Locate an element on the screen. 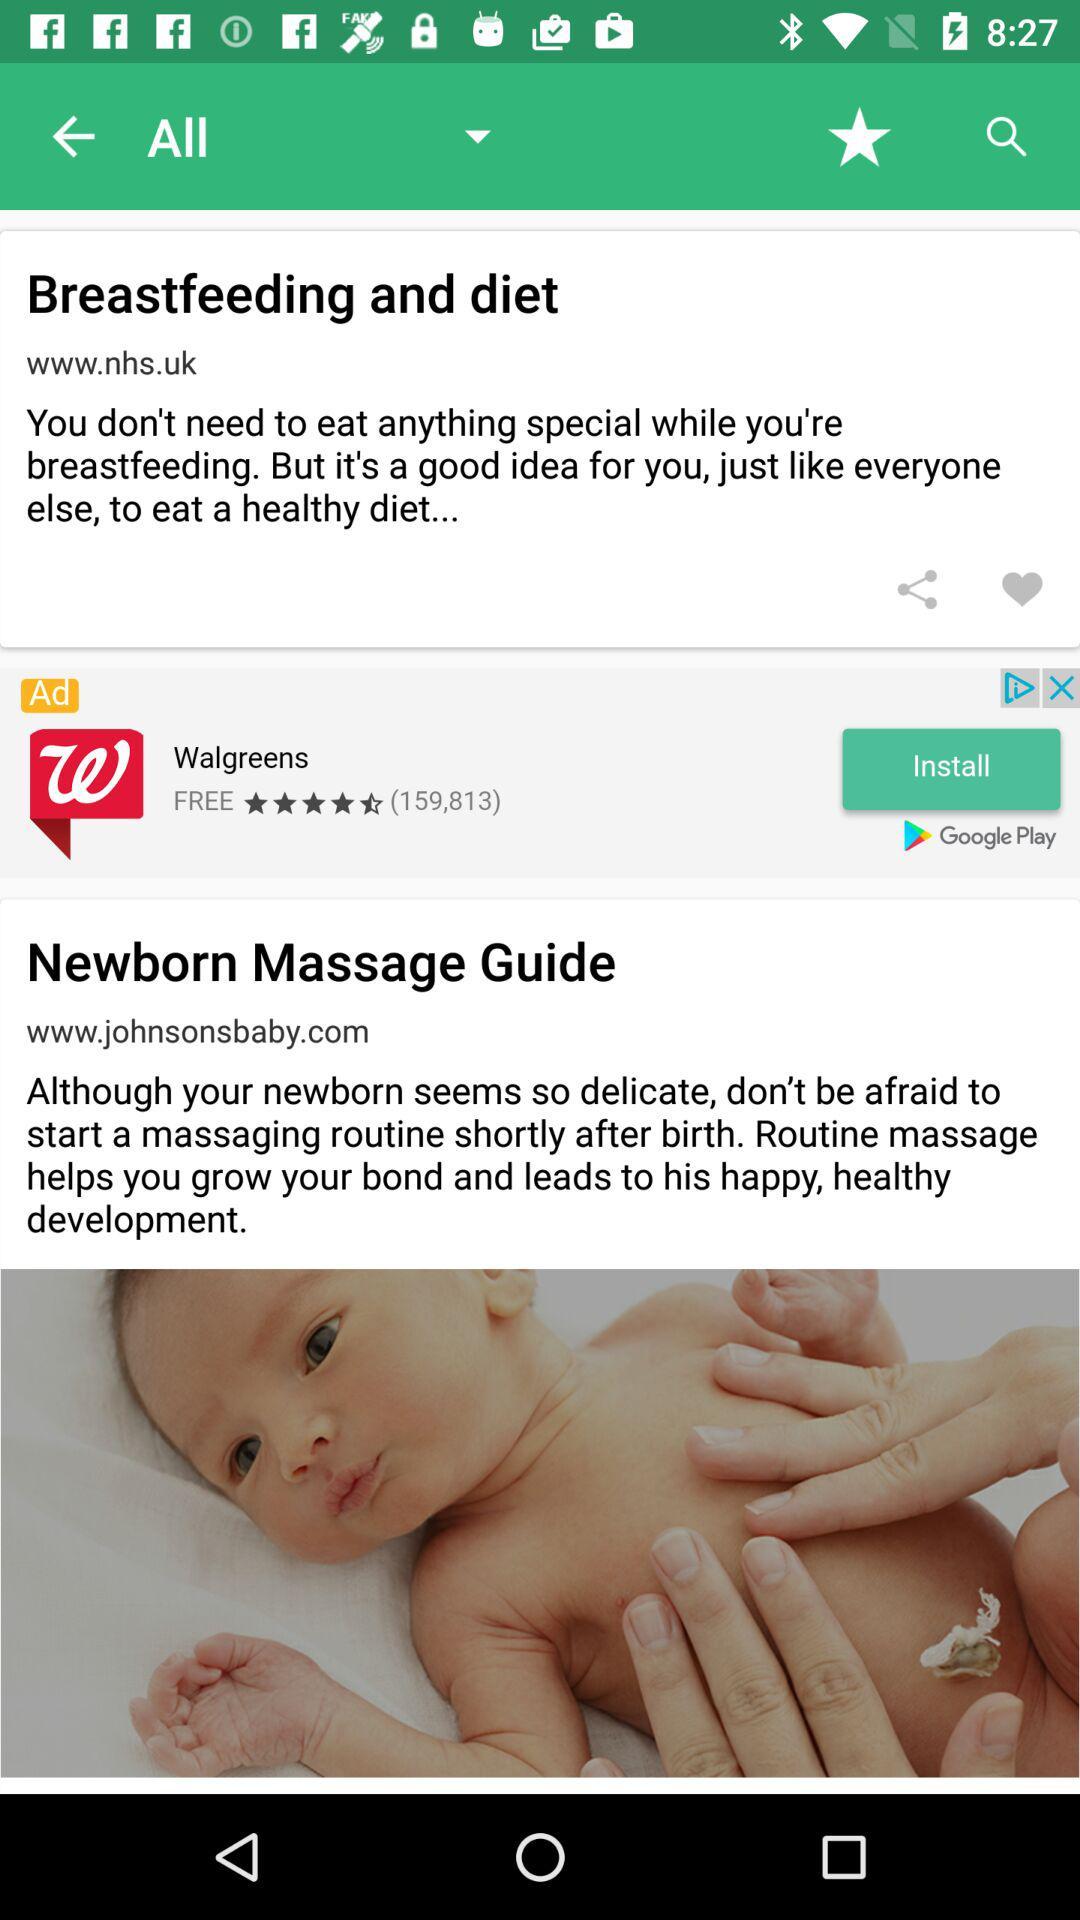  give heart is located at coordinates (1022, 588).